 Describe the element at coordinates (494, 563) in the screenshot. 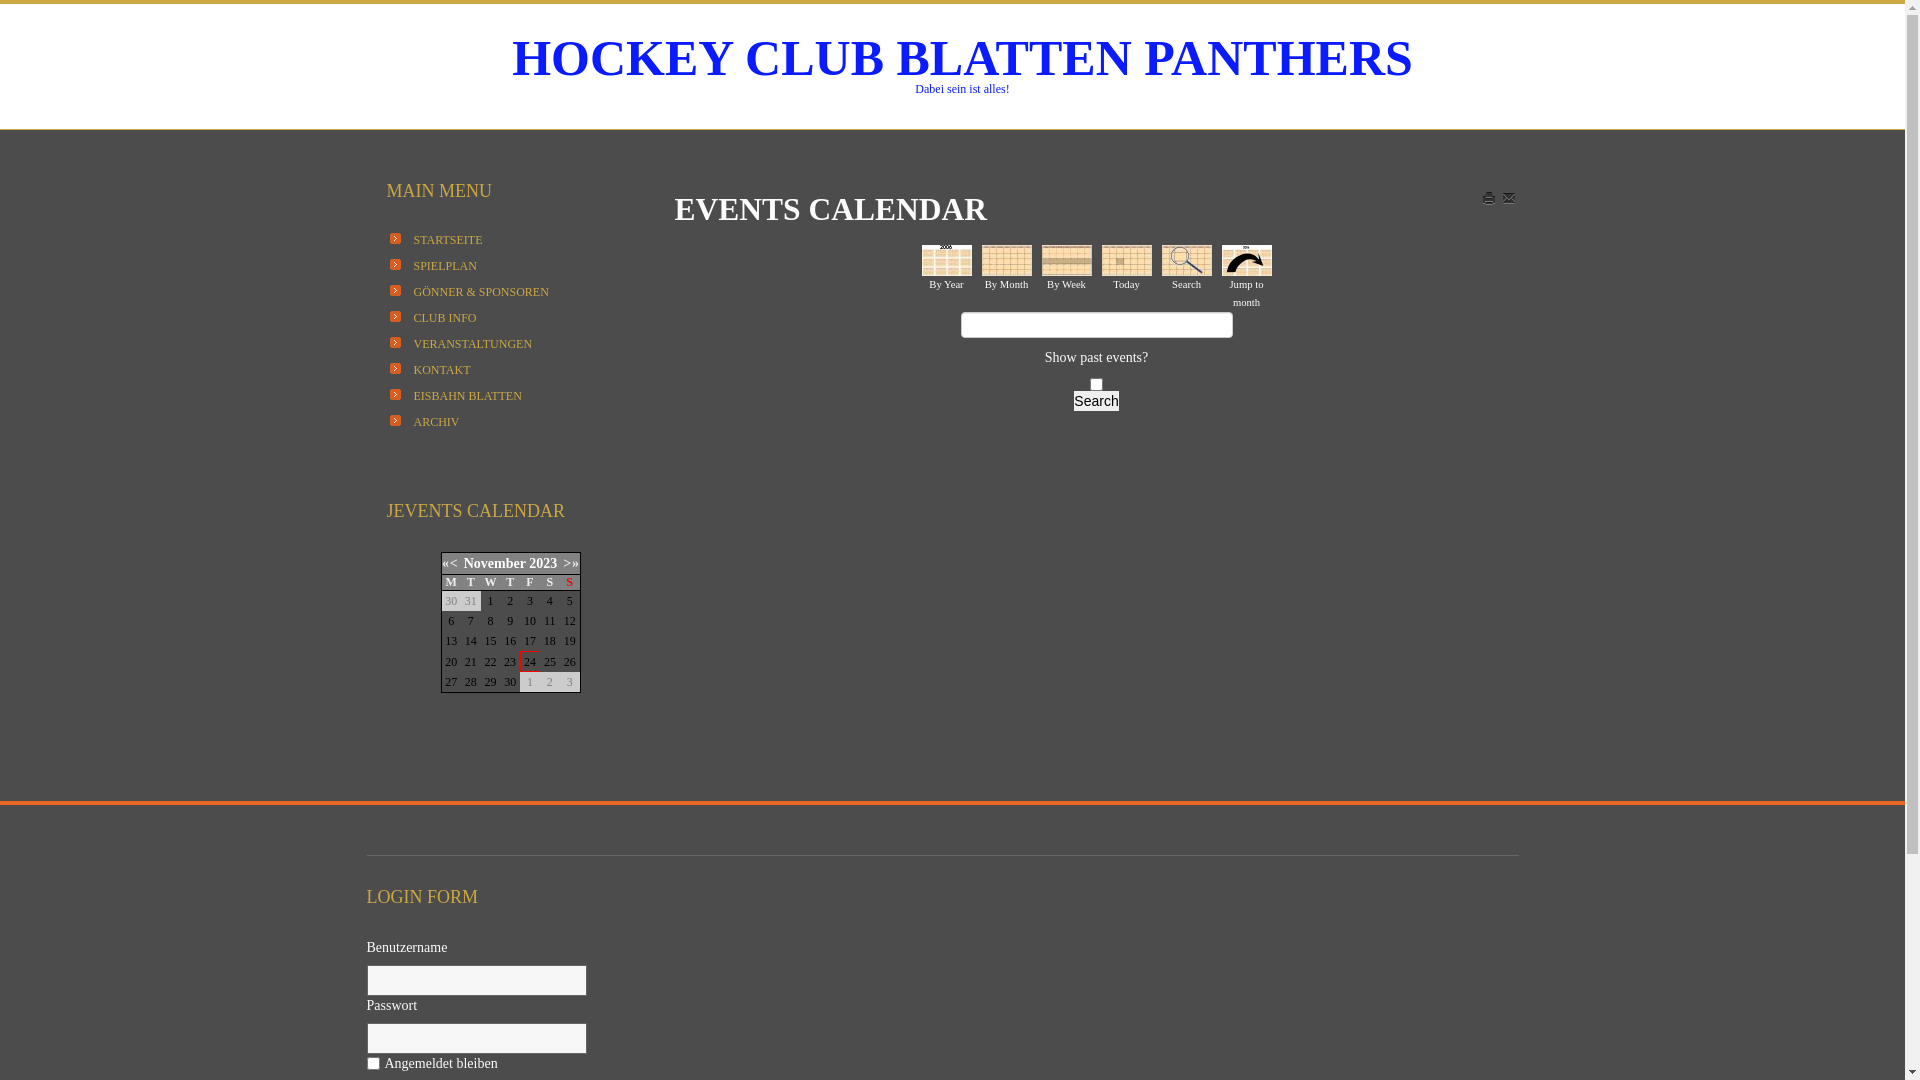

I see `'November'` at that location.